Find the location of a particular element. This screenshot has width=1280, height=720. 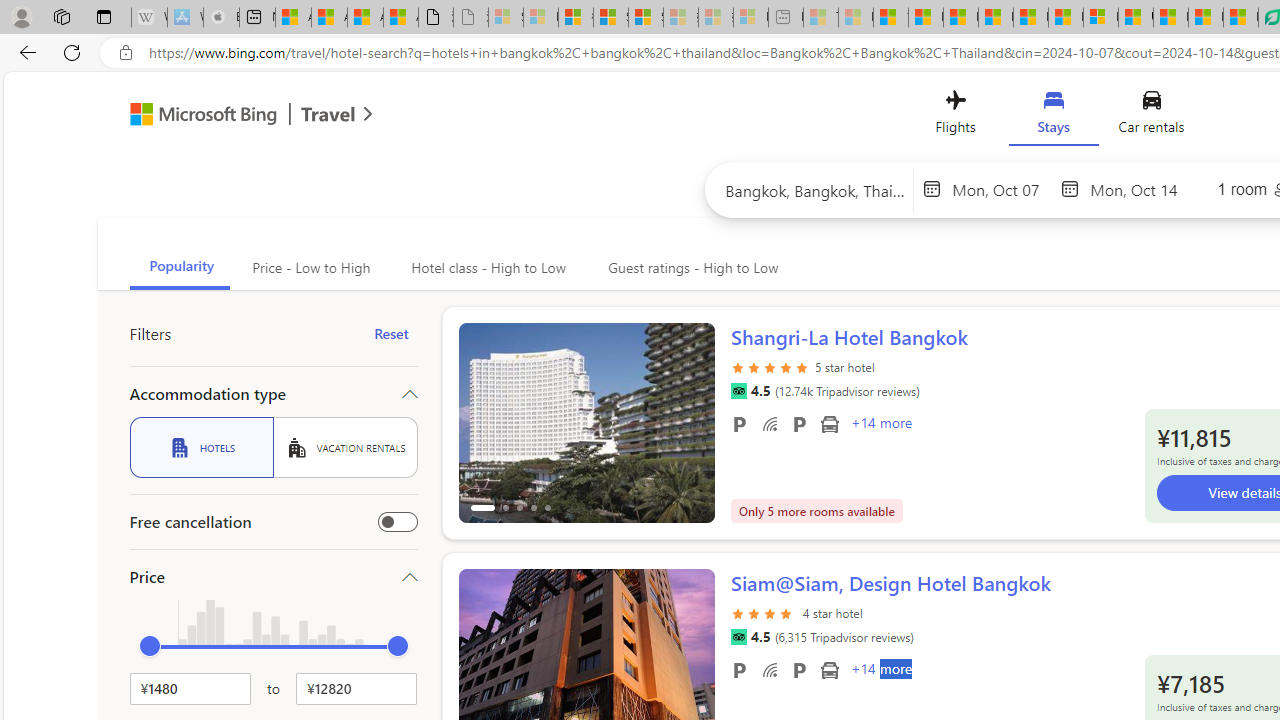

'Free parking' is located at coordinates (738, 669).